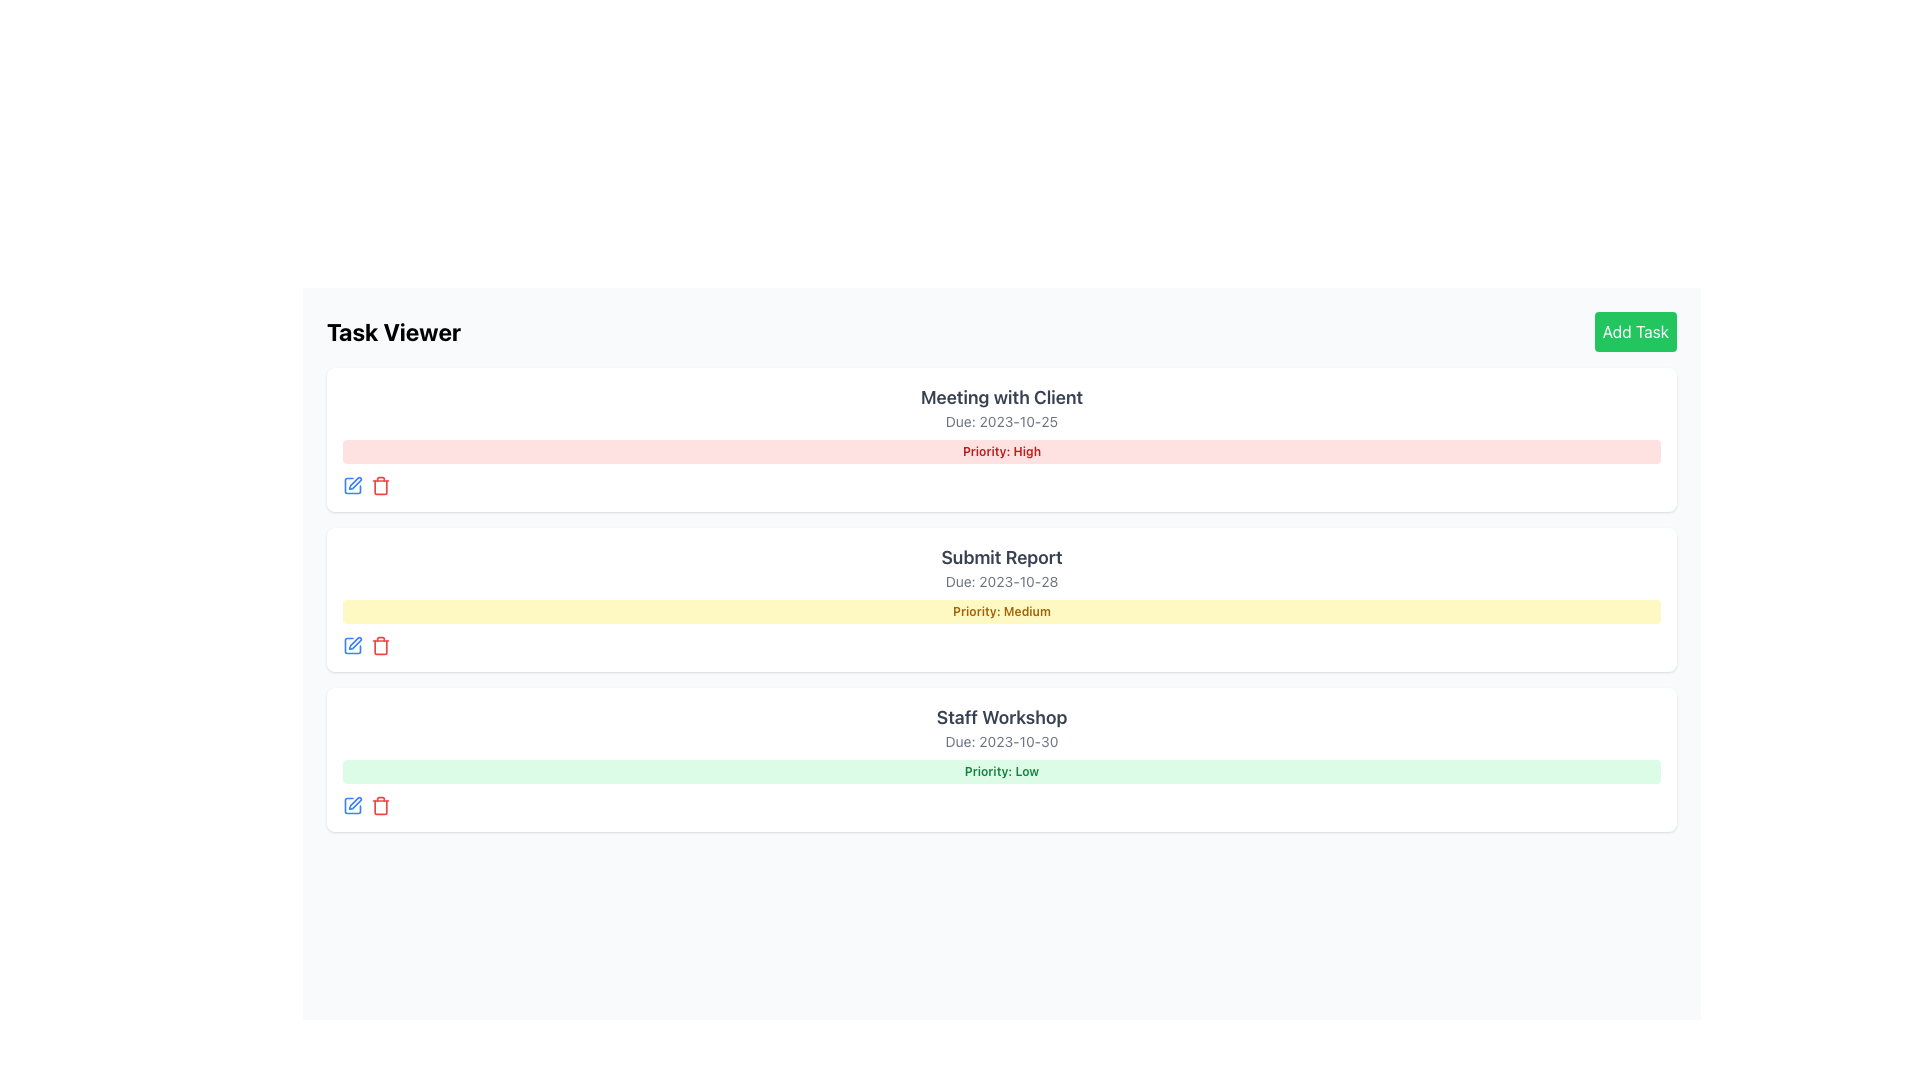 This screenshot has height=1080, width=1920. Describe the element at coordinates (1002, 420) in the screenshot. I see `displayed due date from the static text element showing 'Due: 2023-10-25' located in the middle portion of the card titled 'Meeting with Client'` at that location.